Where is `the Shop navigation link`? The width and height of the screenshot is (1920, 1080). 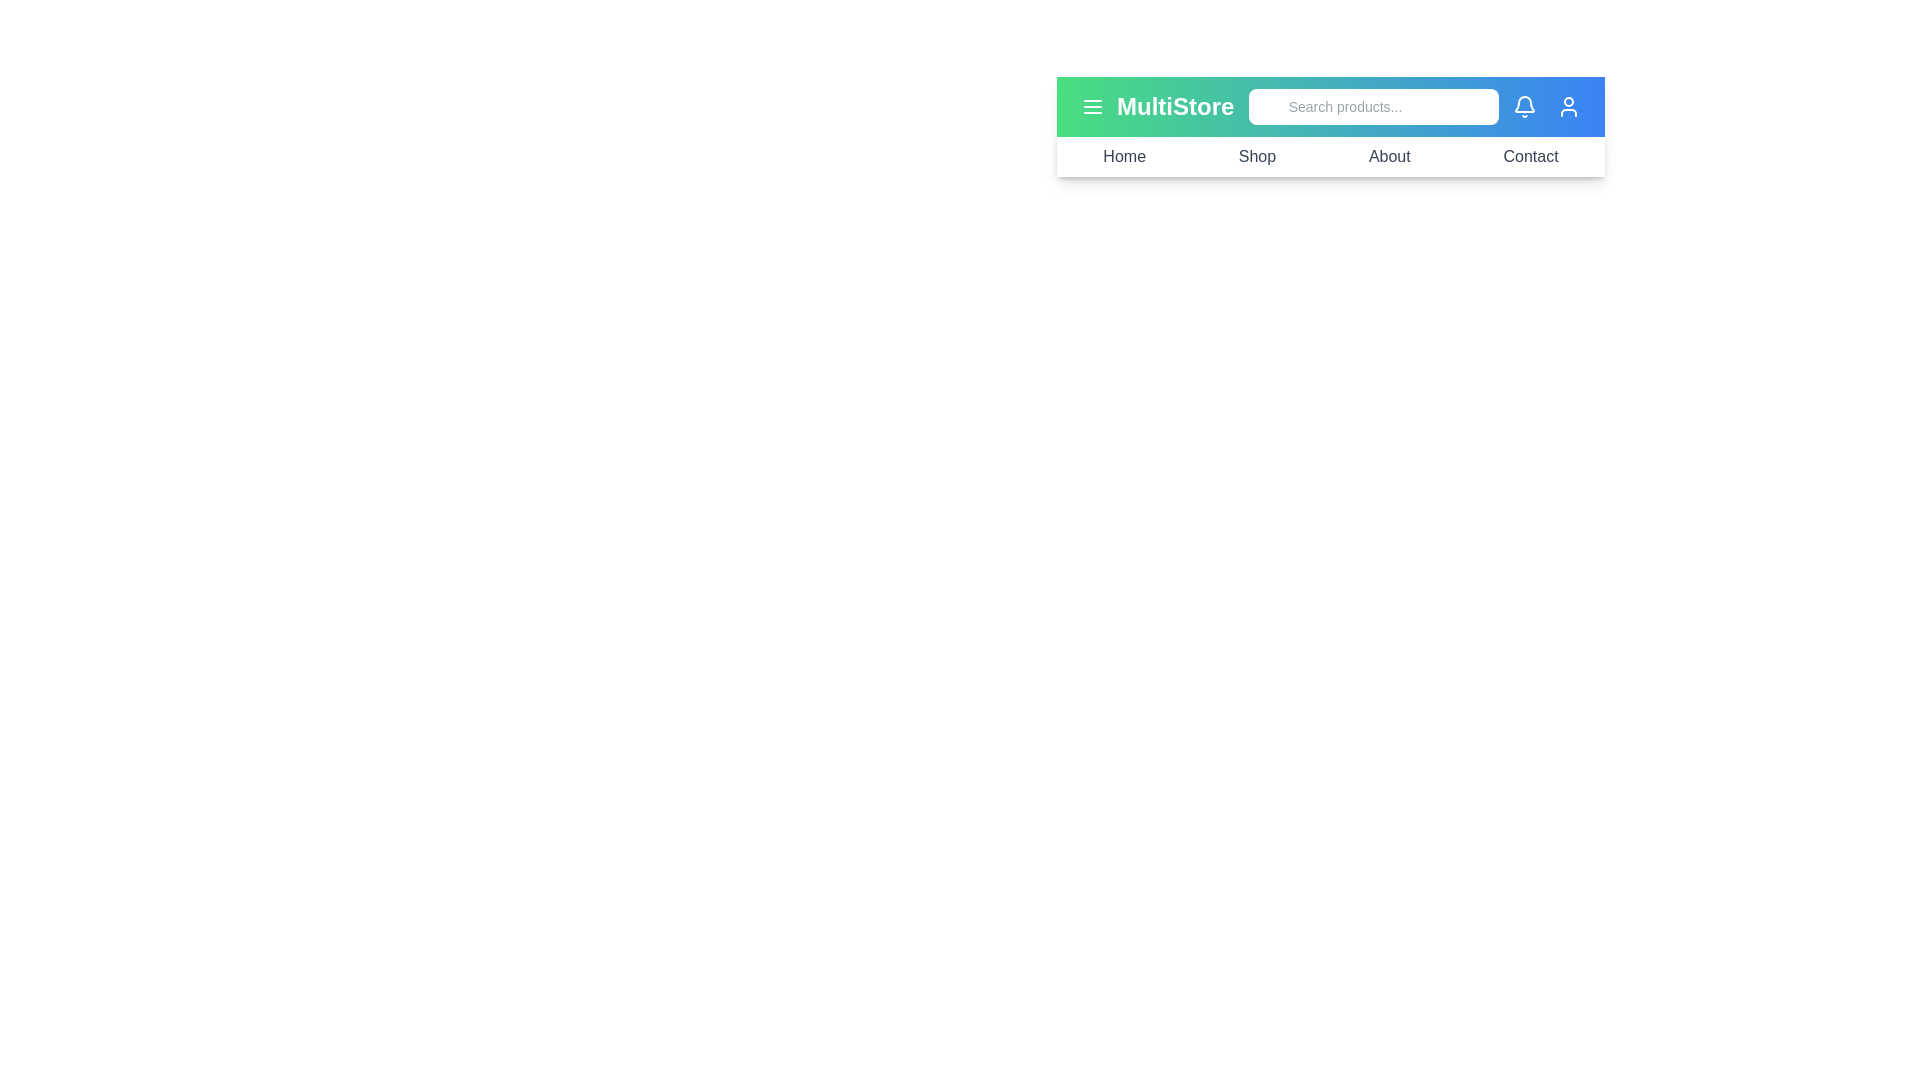 the Shop navigation link is located at coordinates (1256, 156).